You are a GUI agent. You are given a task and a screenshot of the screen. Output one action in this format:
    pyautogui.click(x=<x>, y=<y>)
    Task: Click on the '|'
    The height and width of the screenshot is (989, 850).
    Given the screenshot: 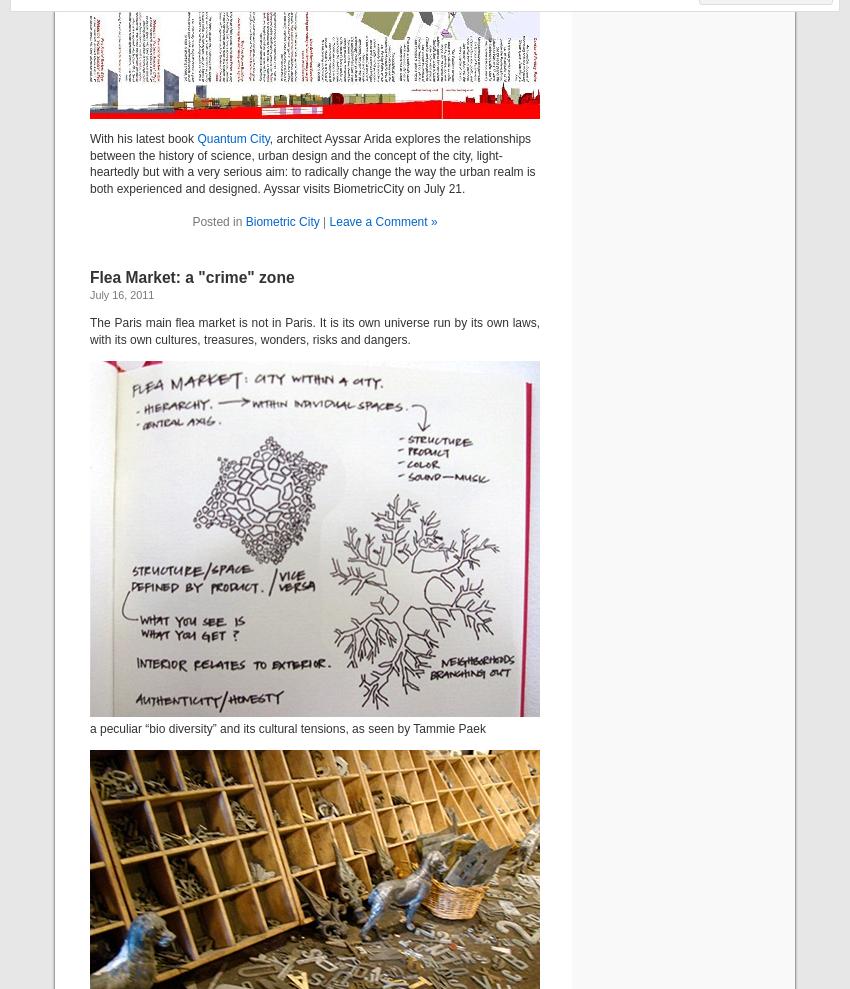 What is the action you would take?
    pyautogui.click(x=324, y=220)
    